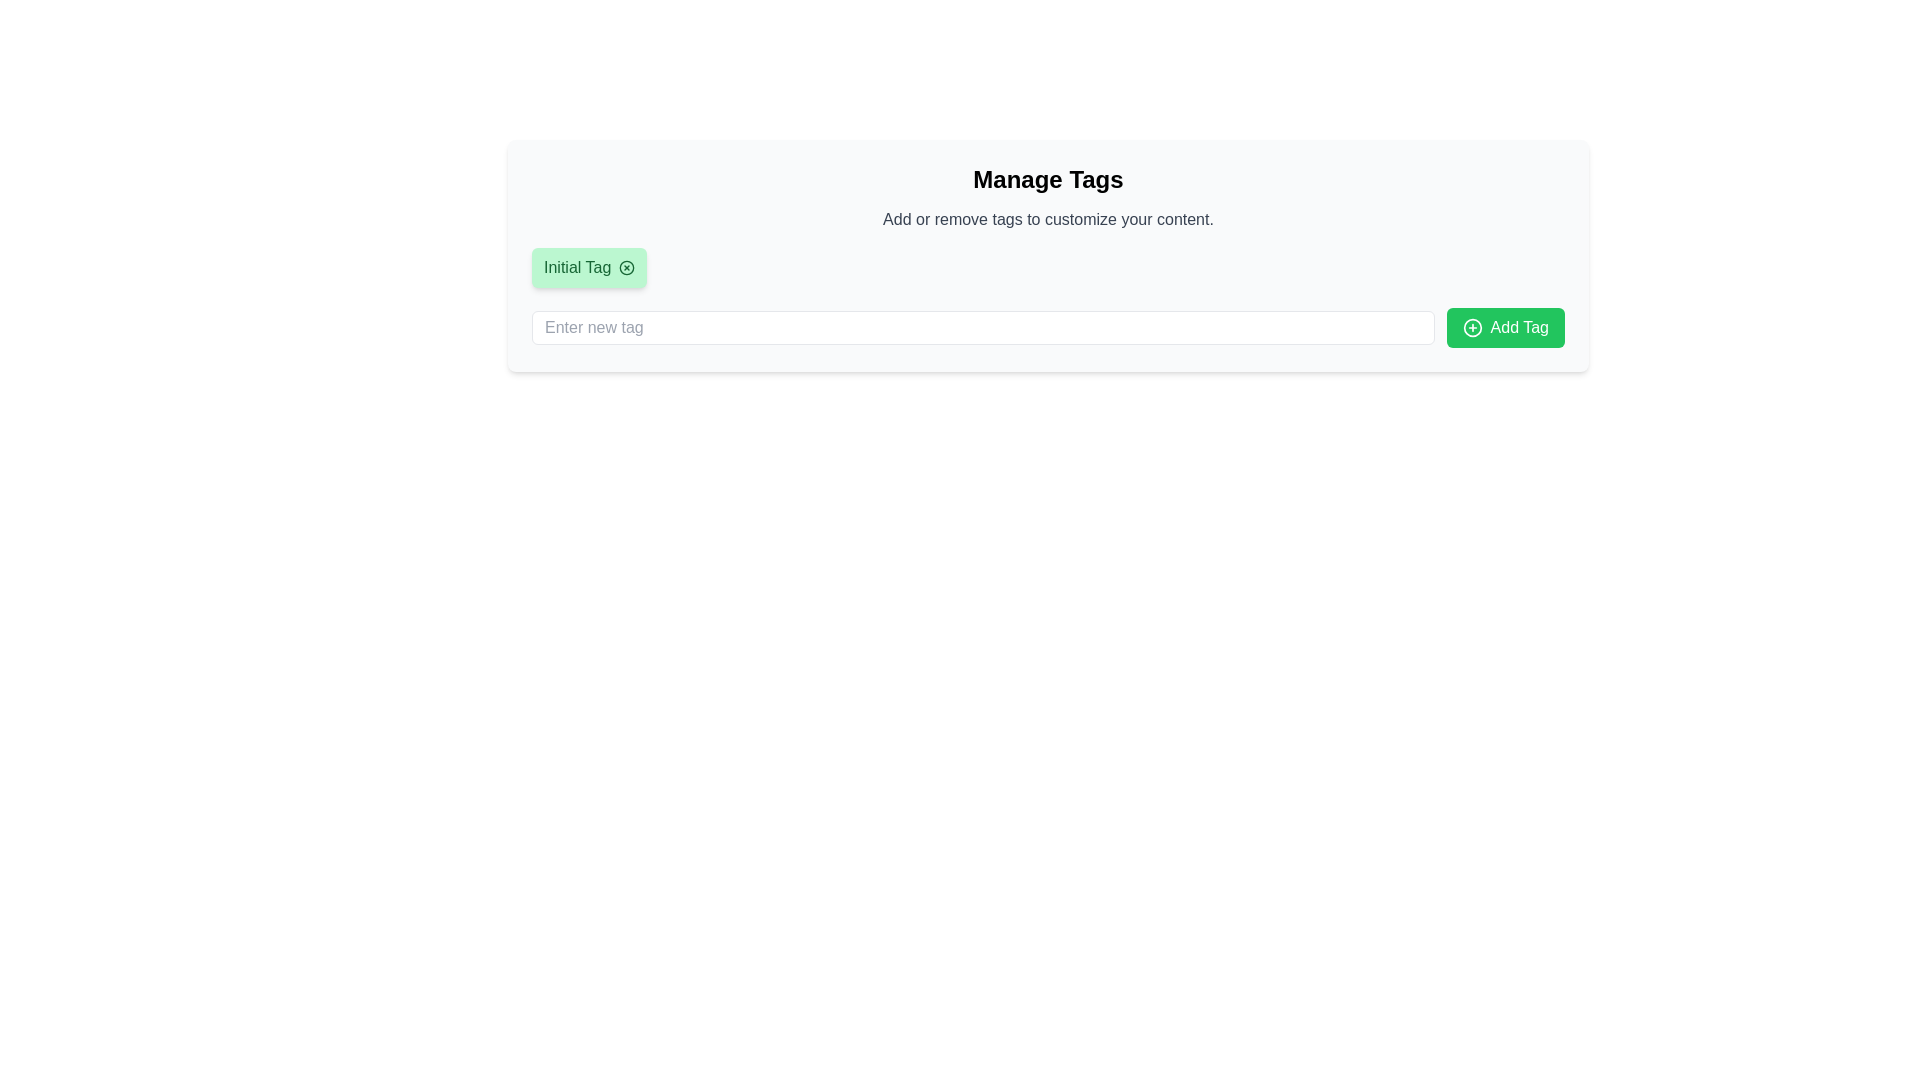 The height and width of the screenshot is (1080, 1920). I want to click on the green rectangular button labeled 'Add Tag' with a plus sign icon, so click(1505, 326).